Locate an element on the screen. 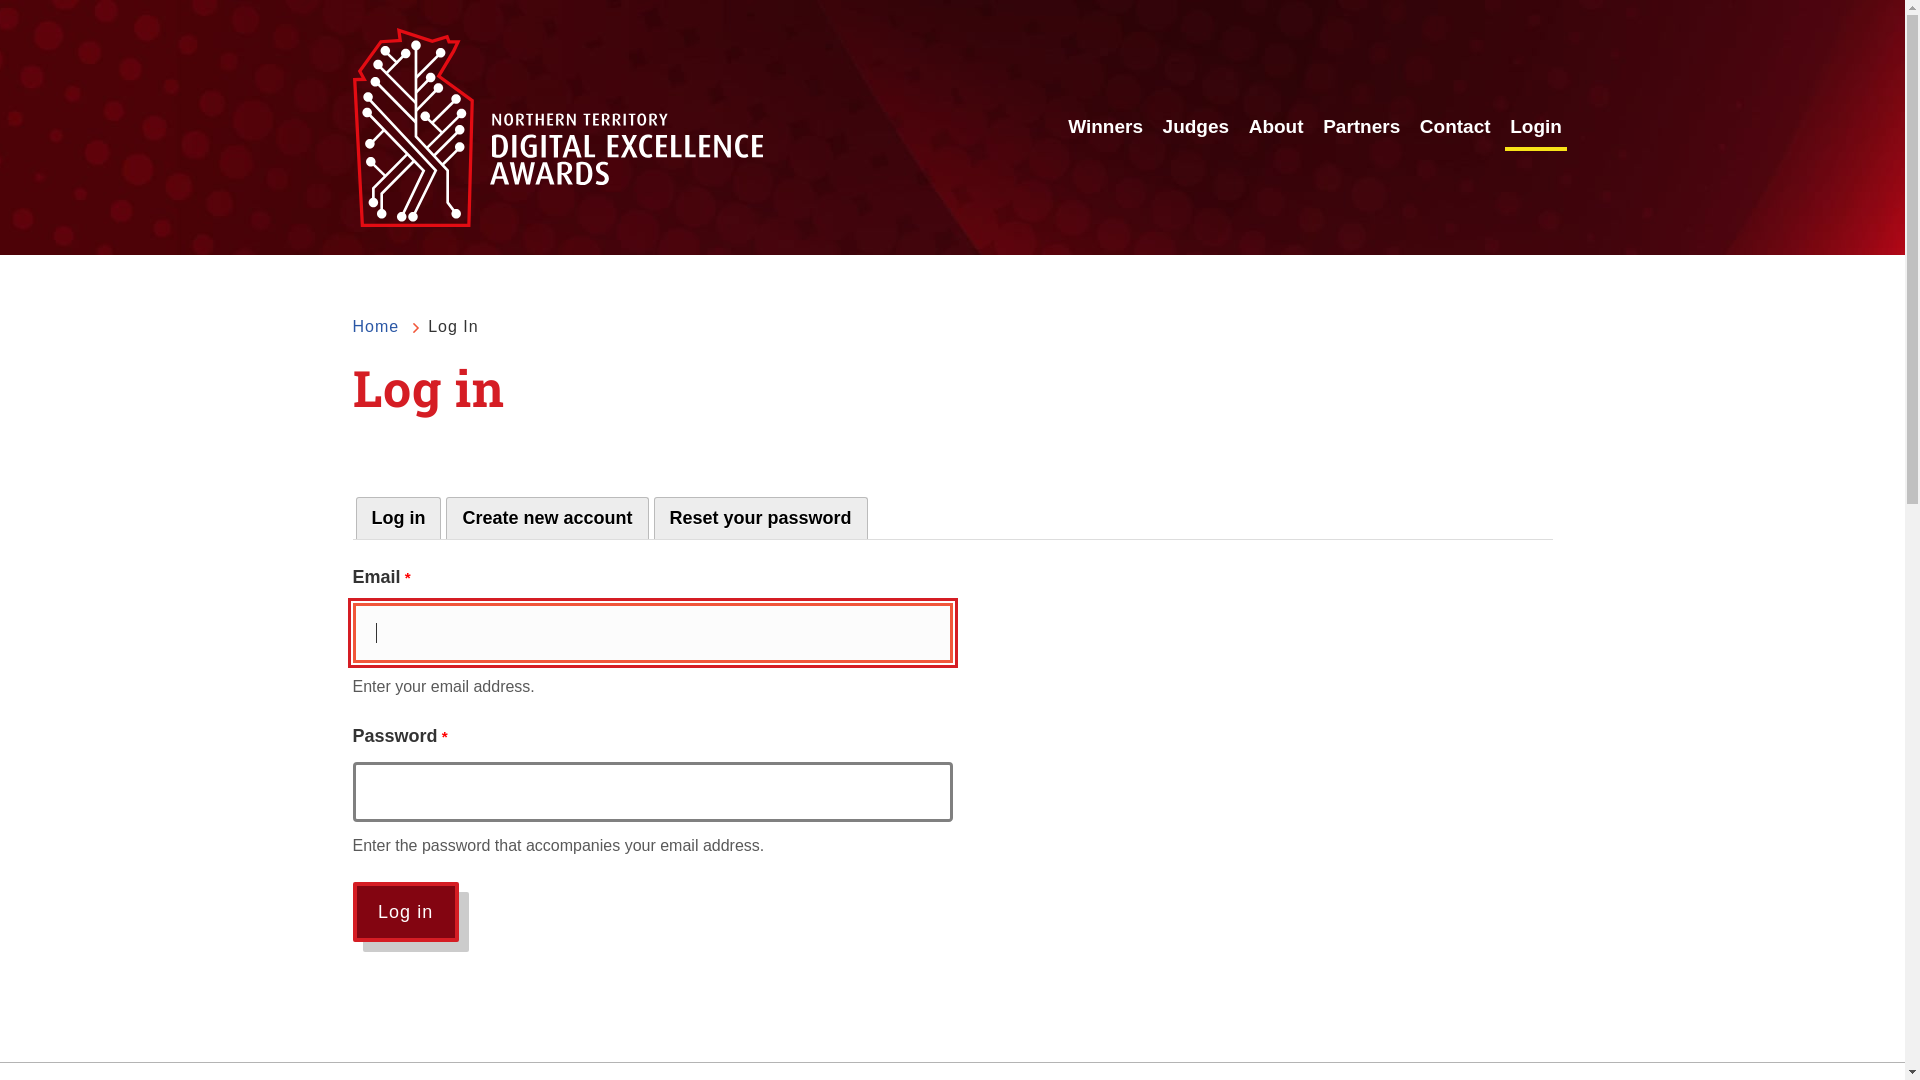  'Login' is located at coordinates (1535, 127).